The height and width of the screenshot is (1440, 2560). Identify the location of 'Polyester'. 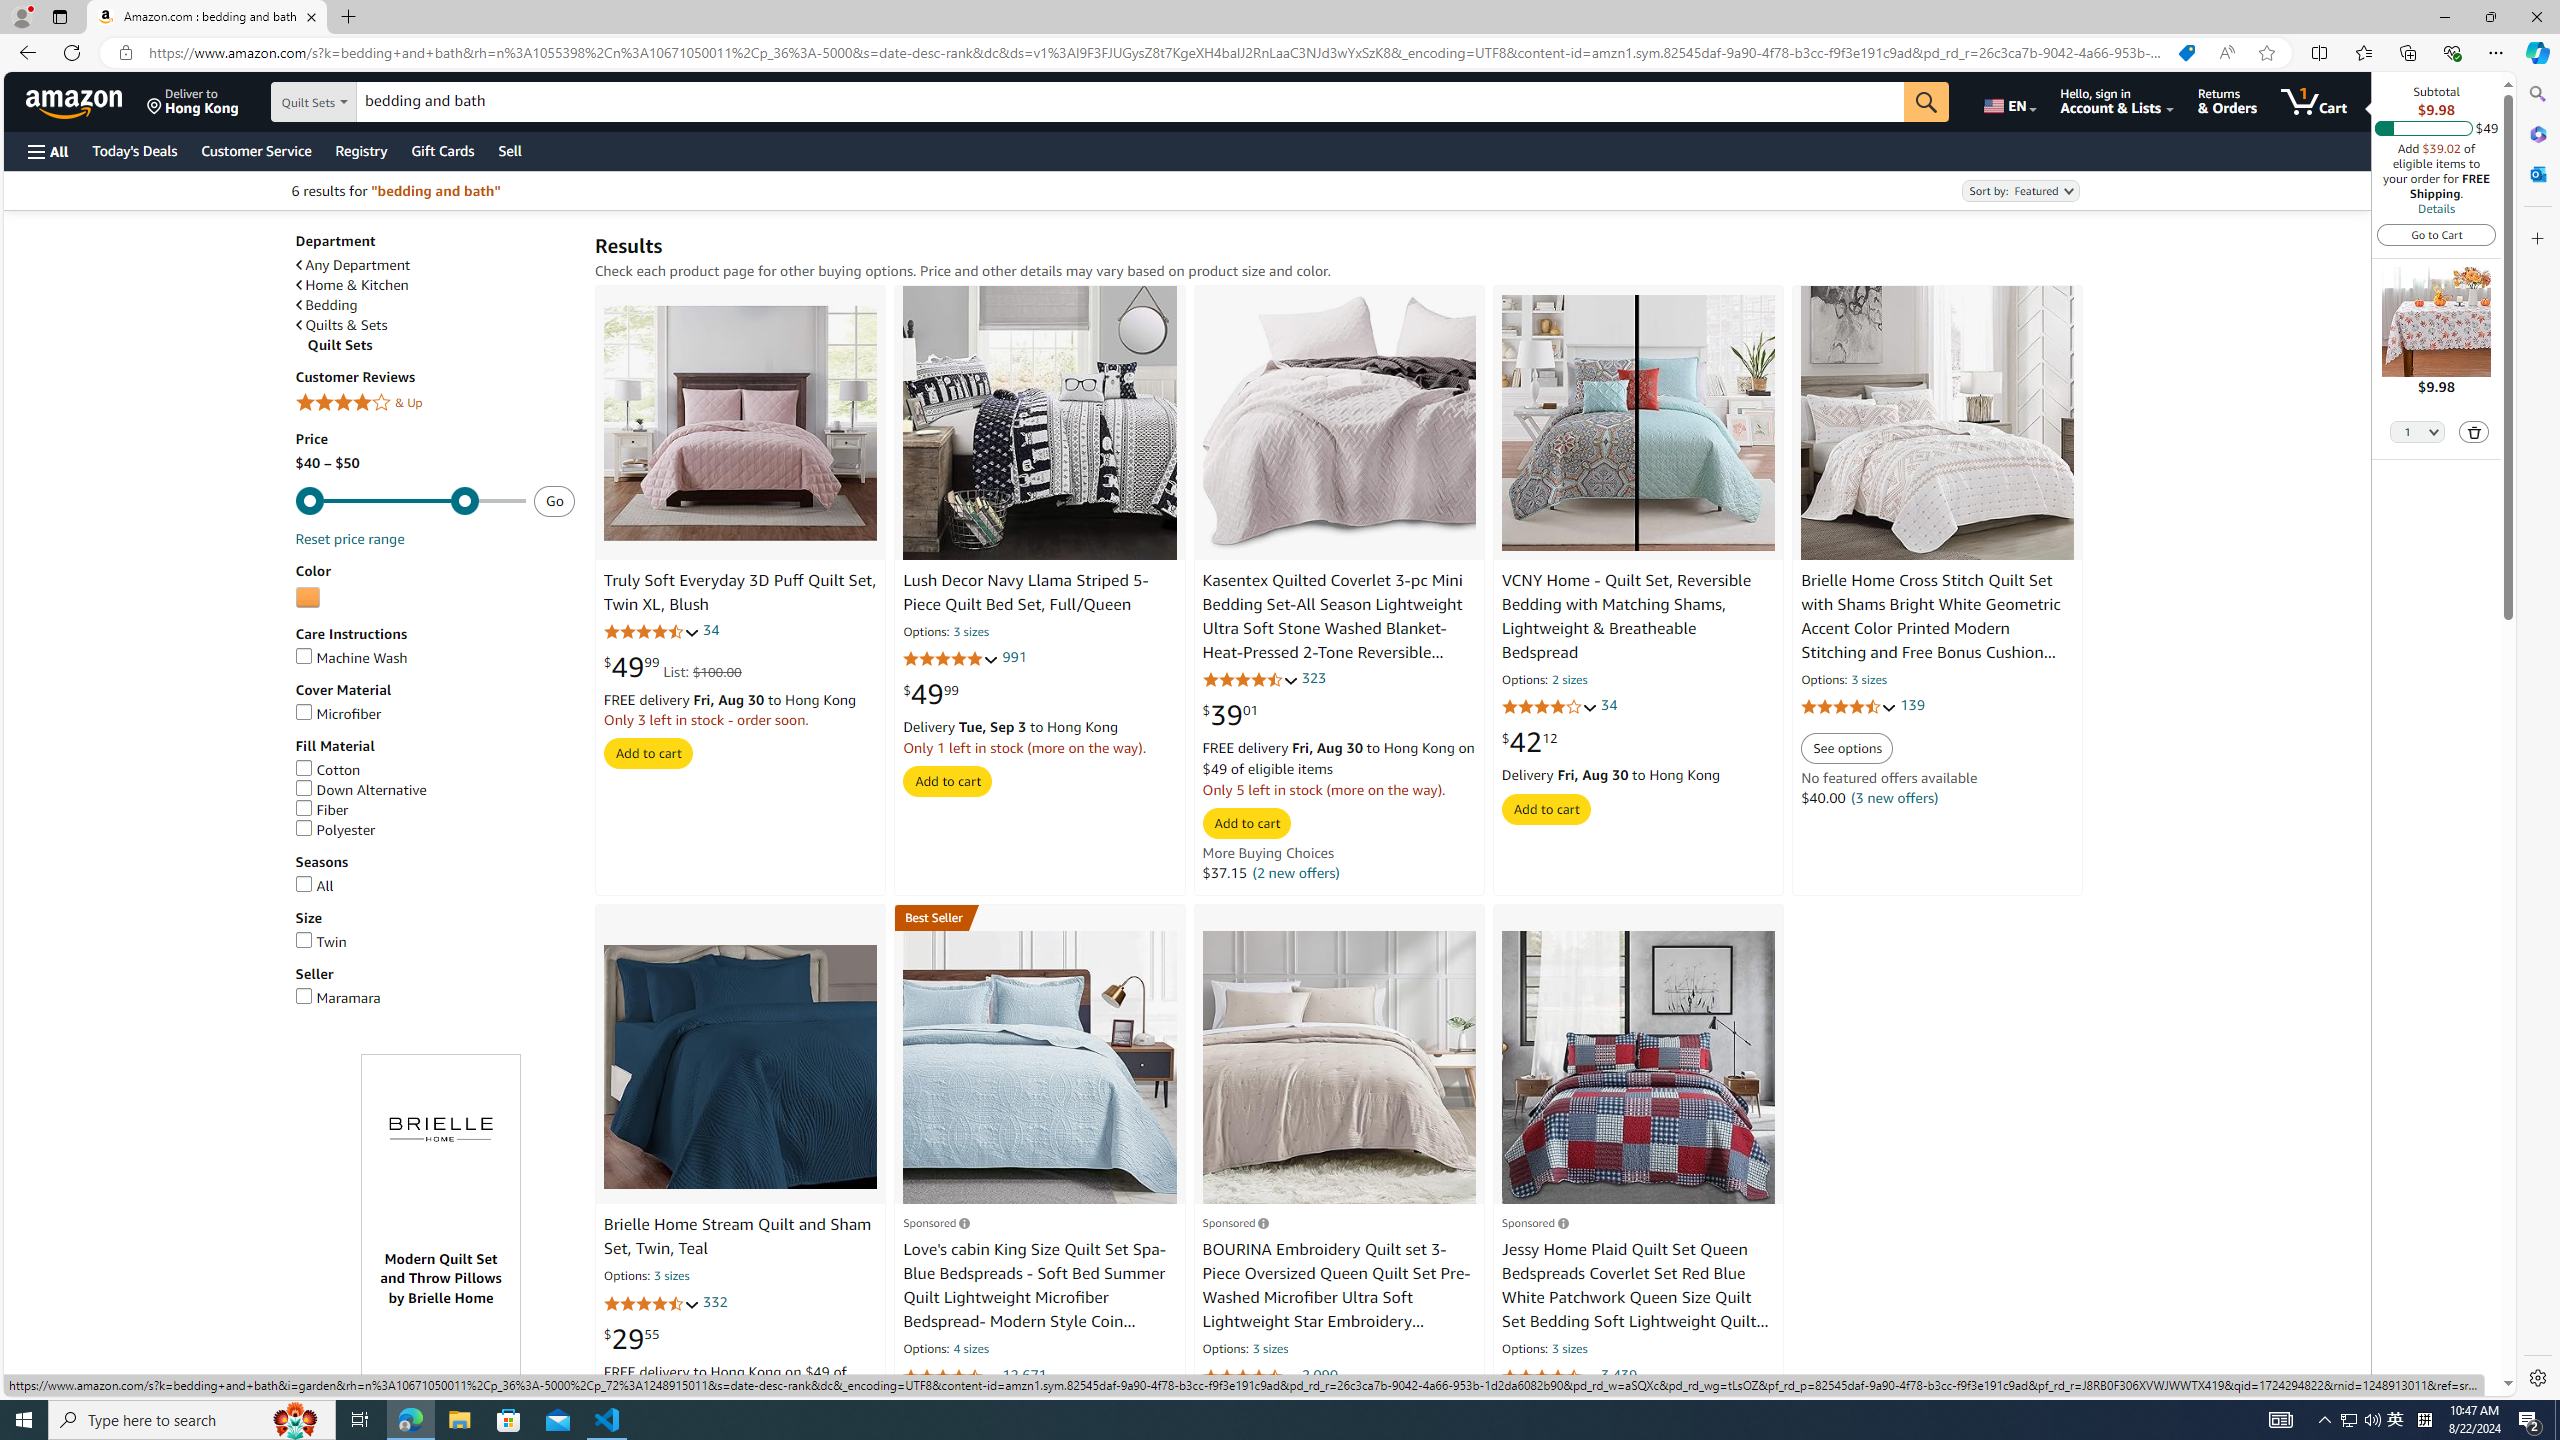
(334, 828).